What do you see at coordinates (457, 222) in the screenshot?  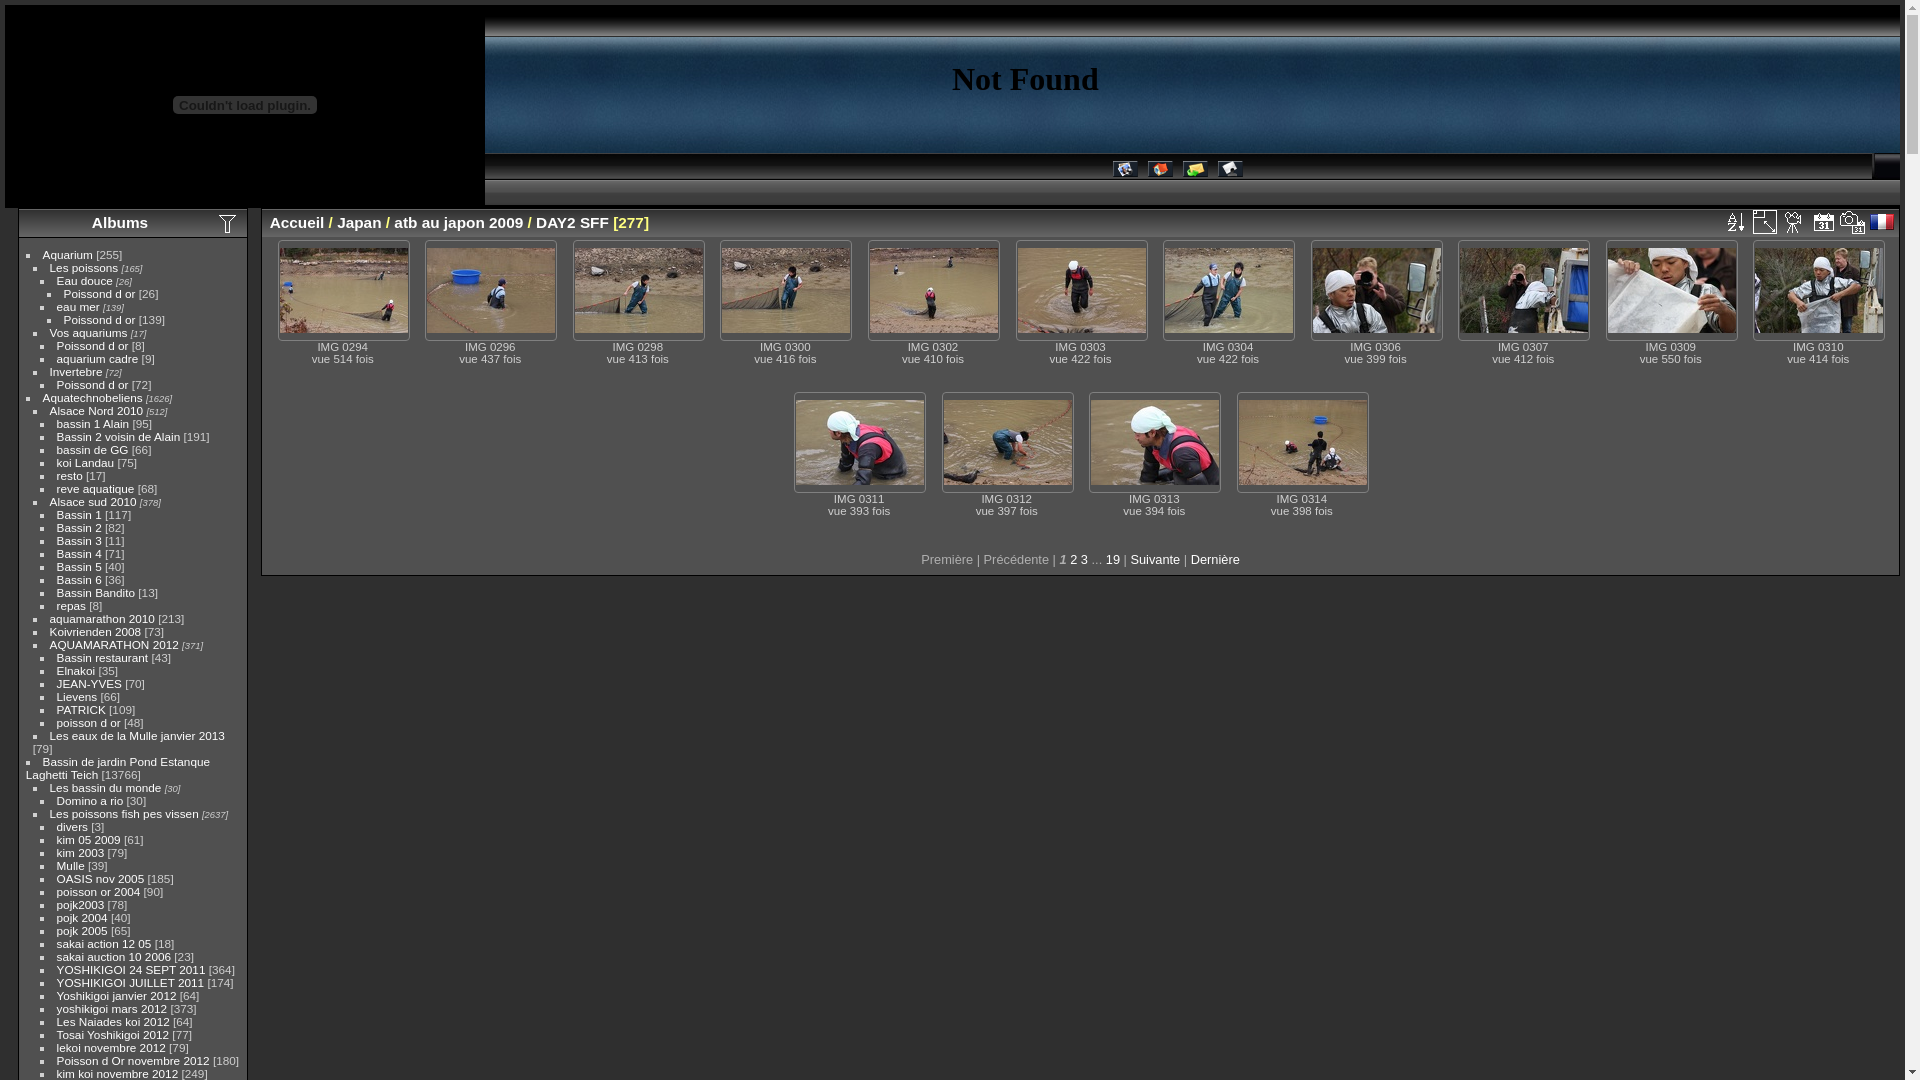 I see `'atb au japon 2009'` at bounding box center [457, 222].